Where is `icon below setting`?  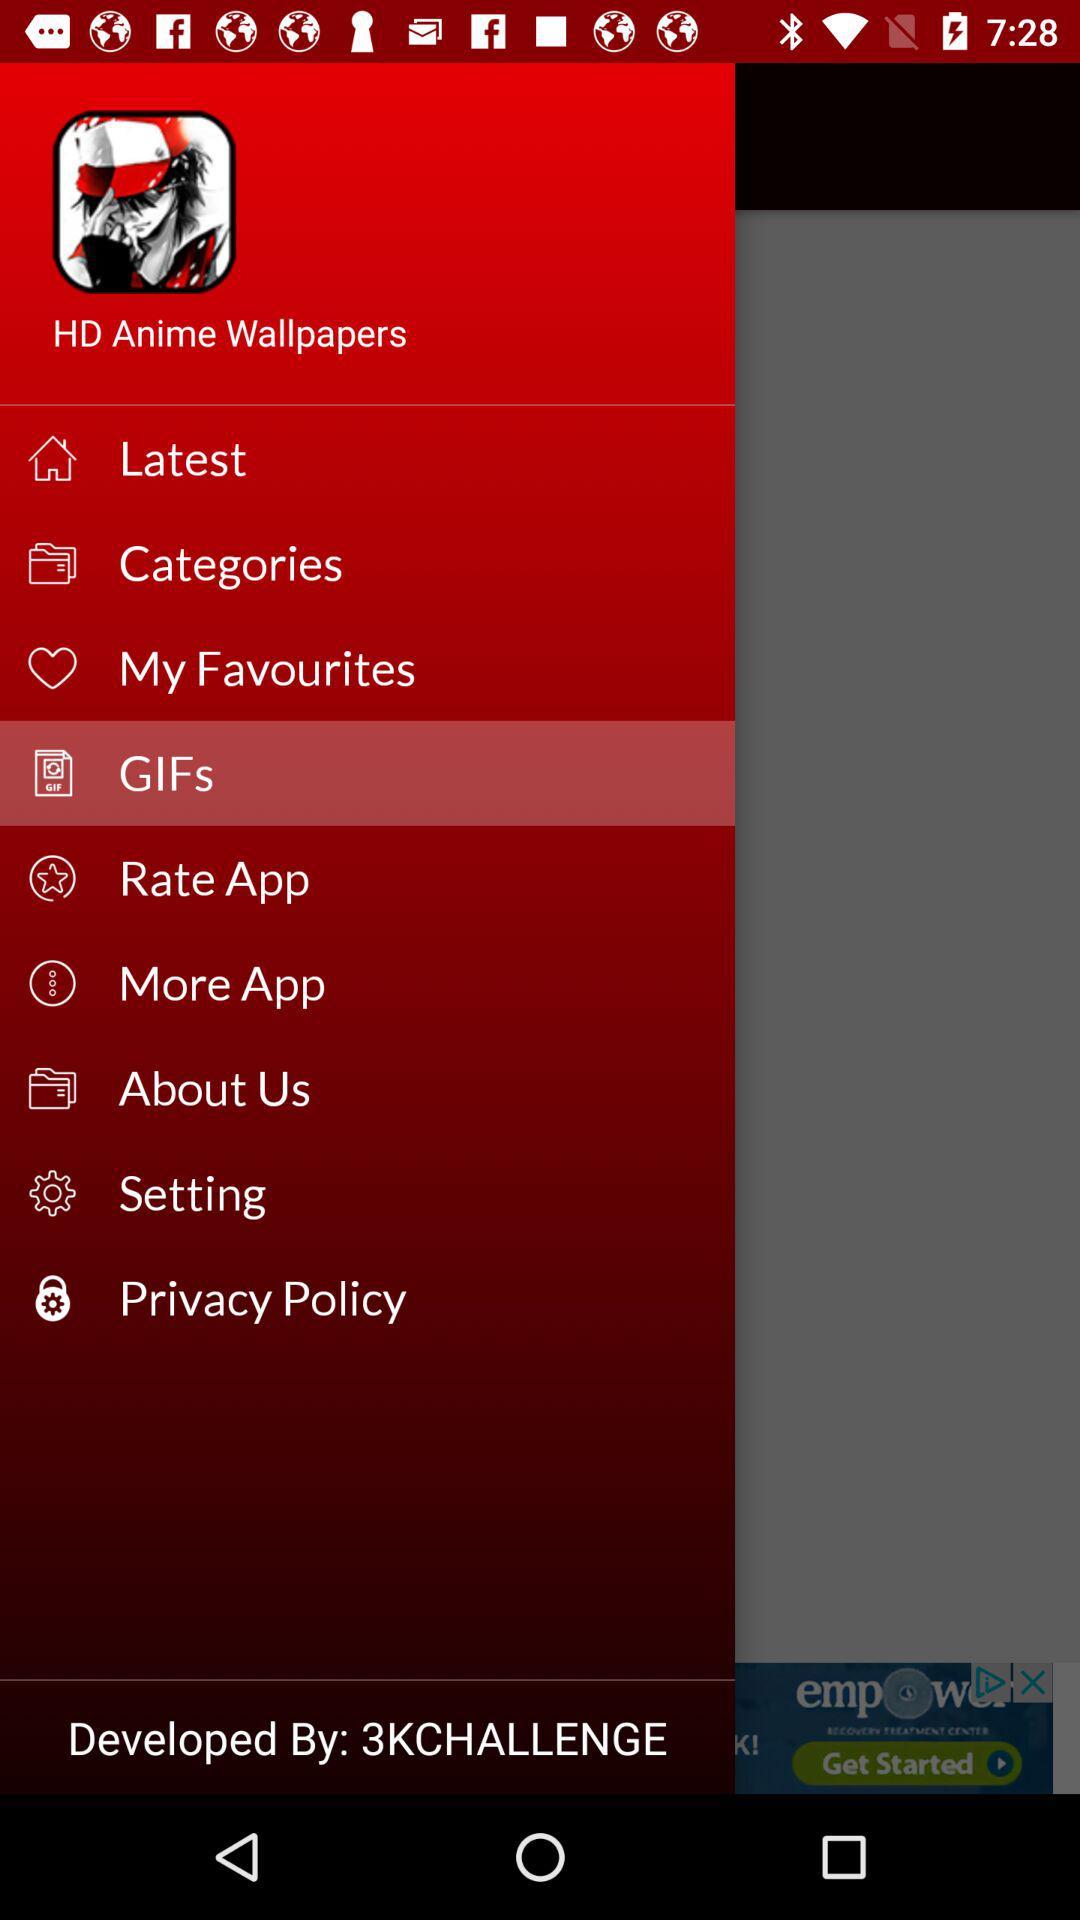
icon below setting is located at coordinates (412, 1298).